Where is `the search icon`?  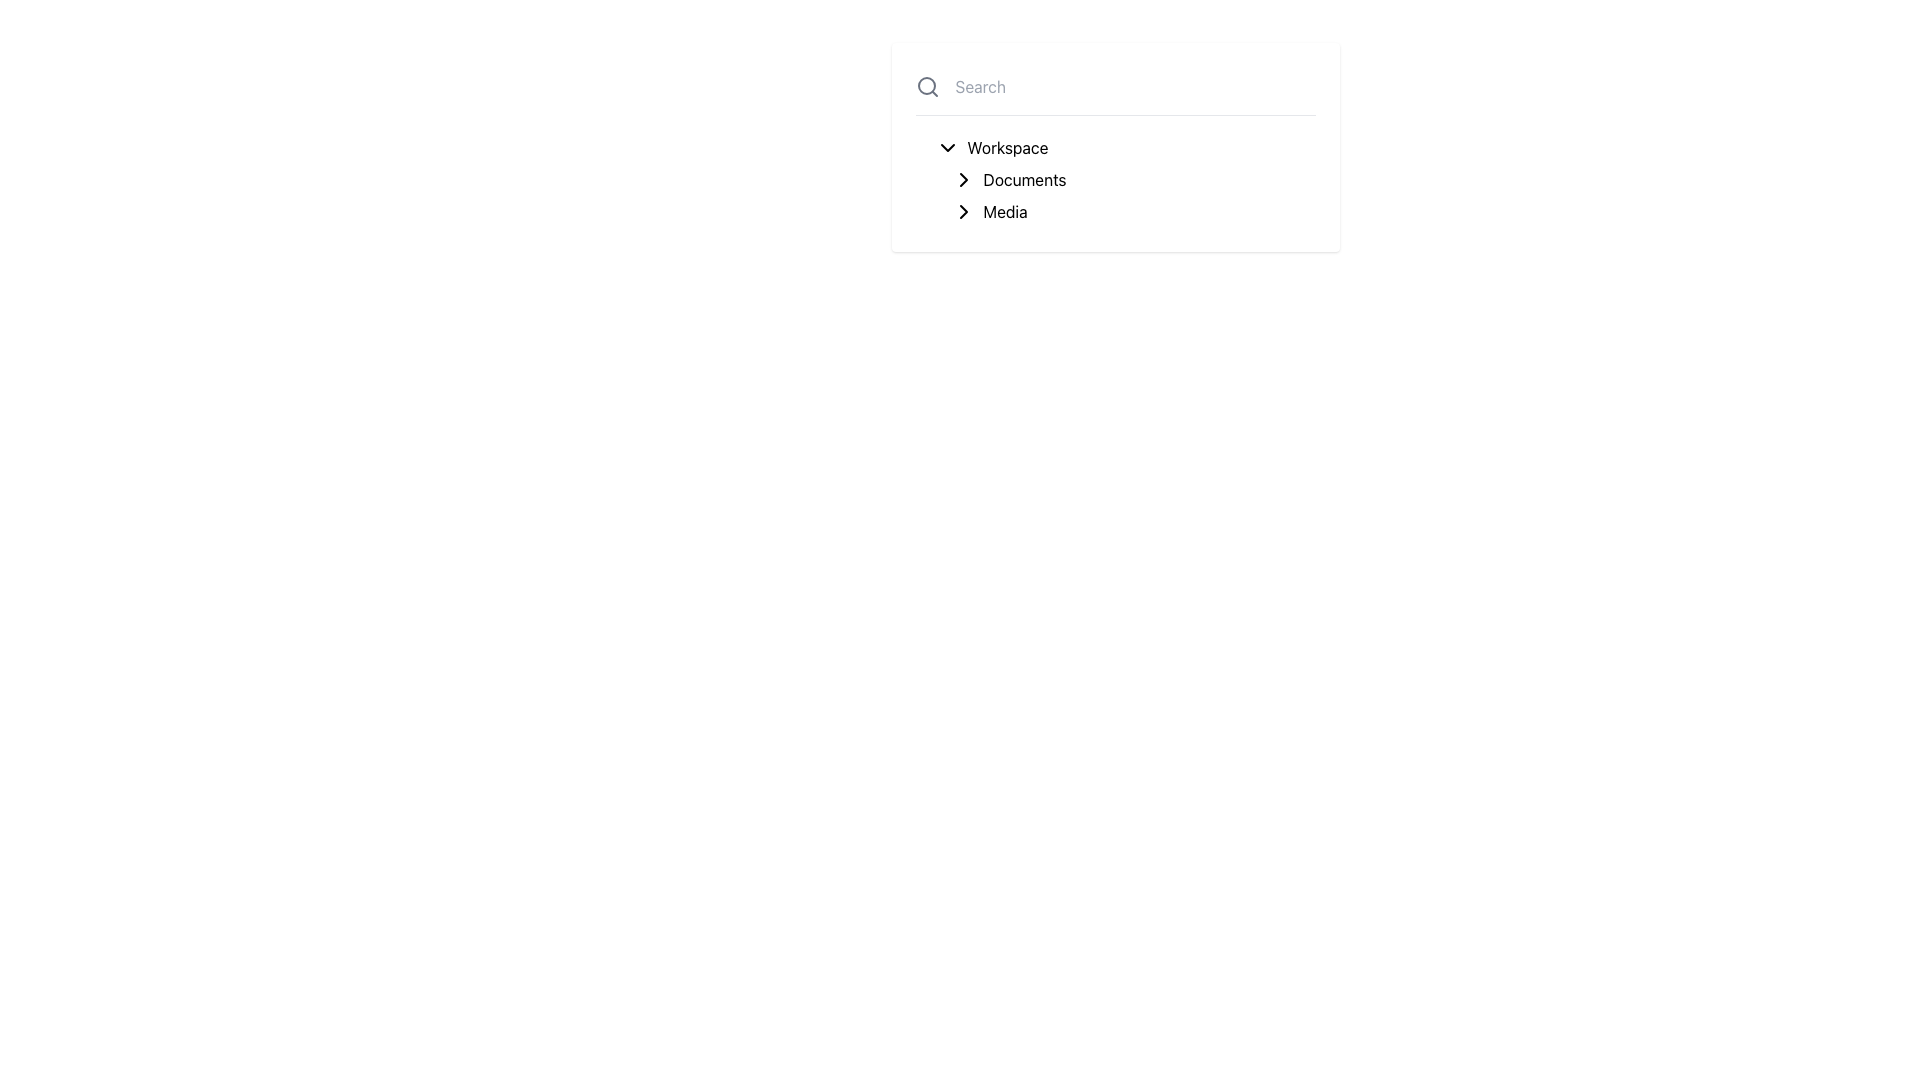 the search icon is located at coordinates (926, 86).